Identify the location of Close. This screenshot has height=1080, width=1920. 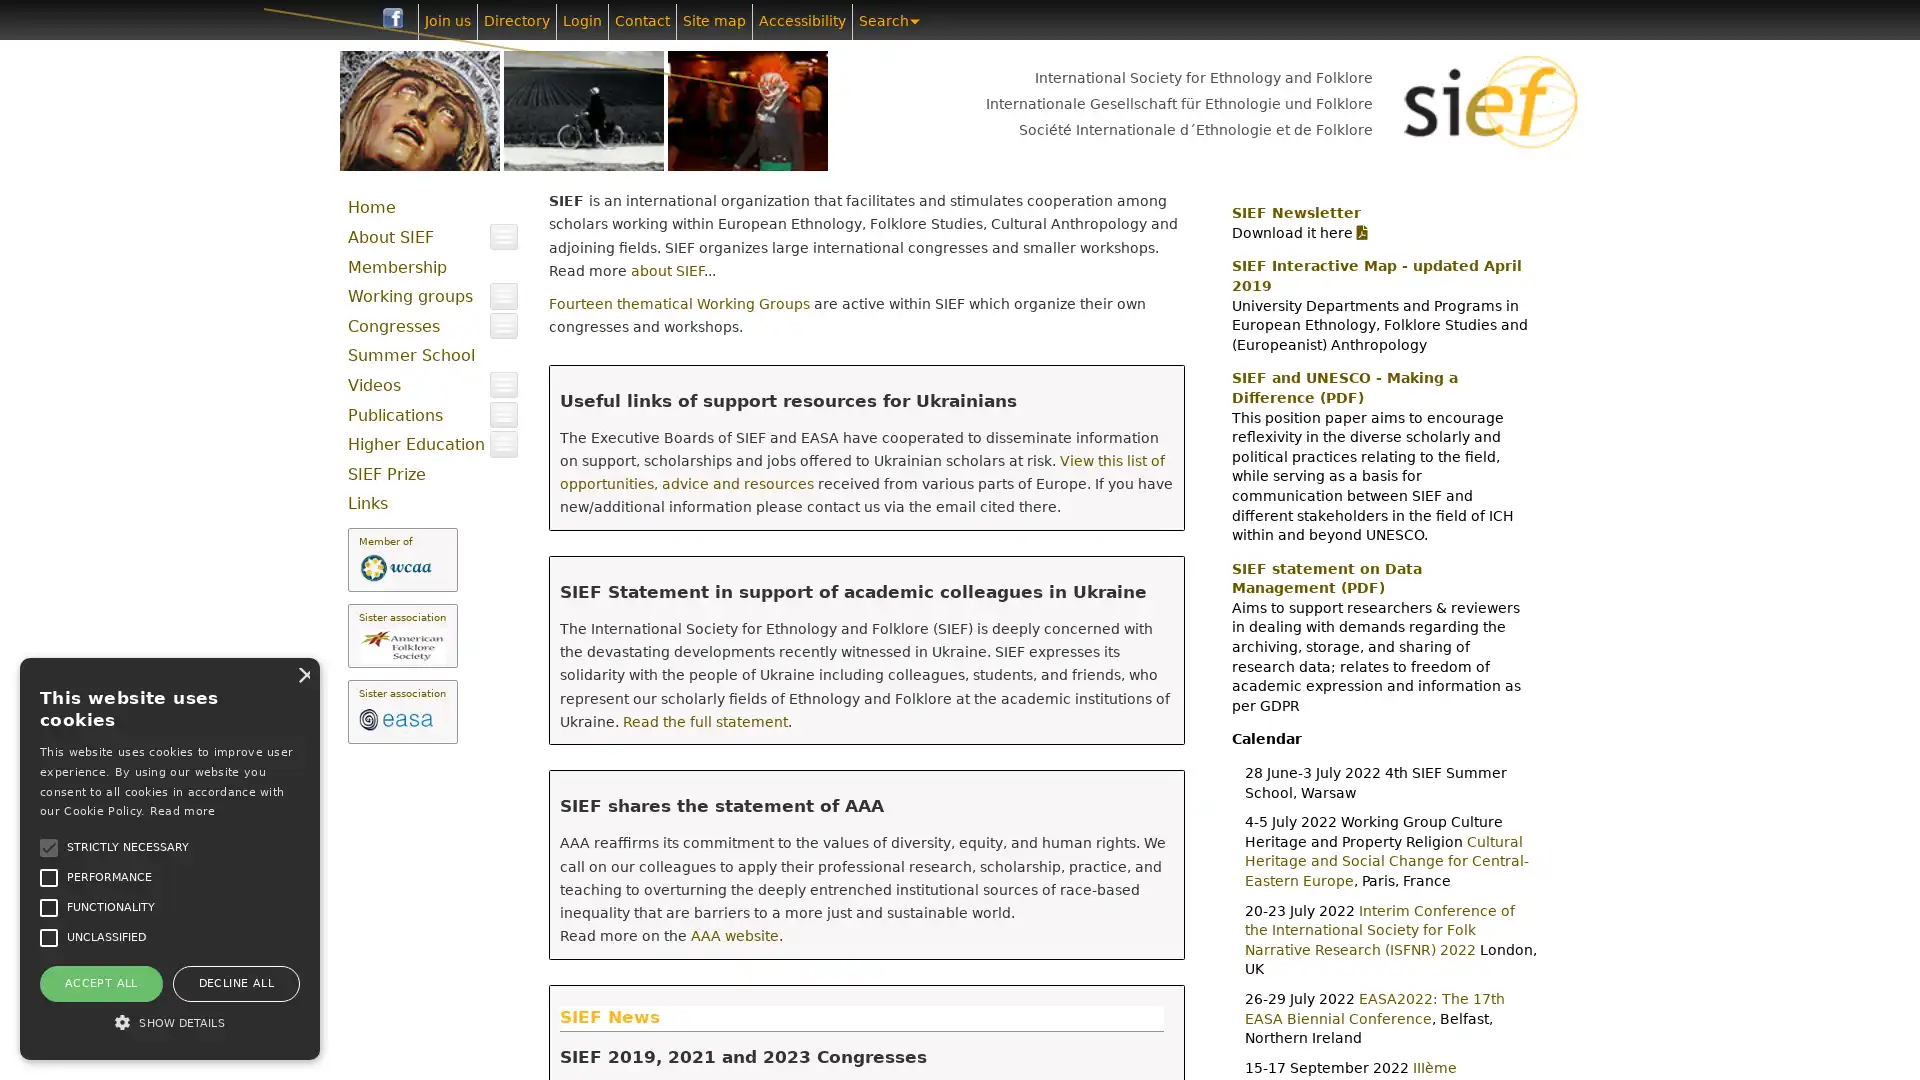
(301, 674).